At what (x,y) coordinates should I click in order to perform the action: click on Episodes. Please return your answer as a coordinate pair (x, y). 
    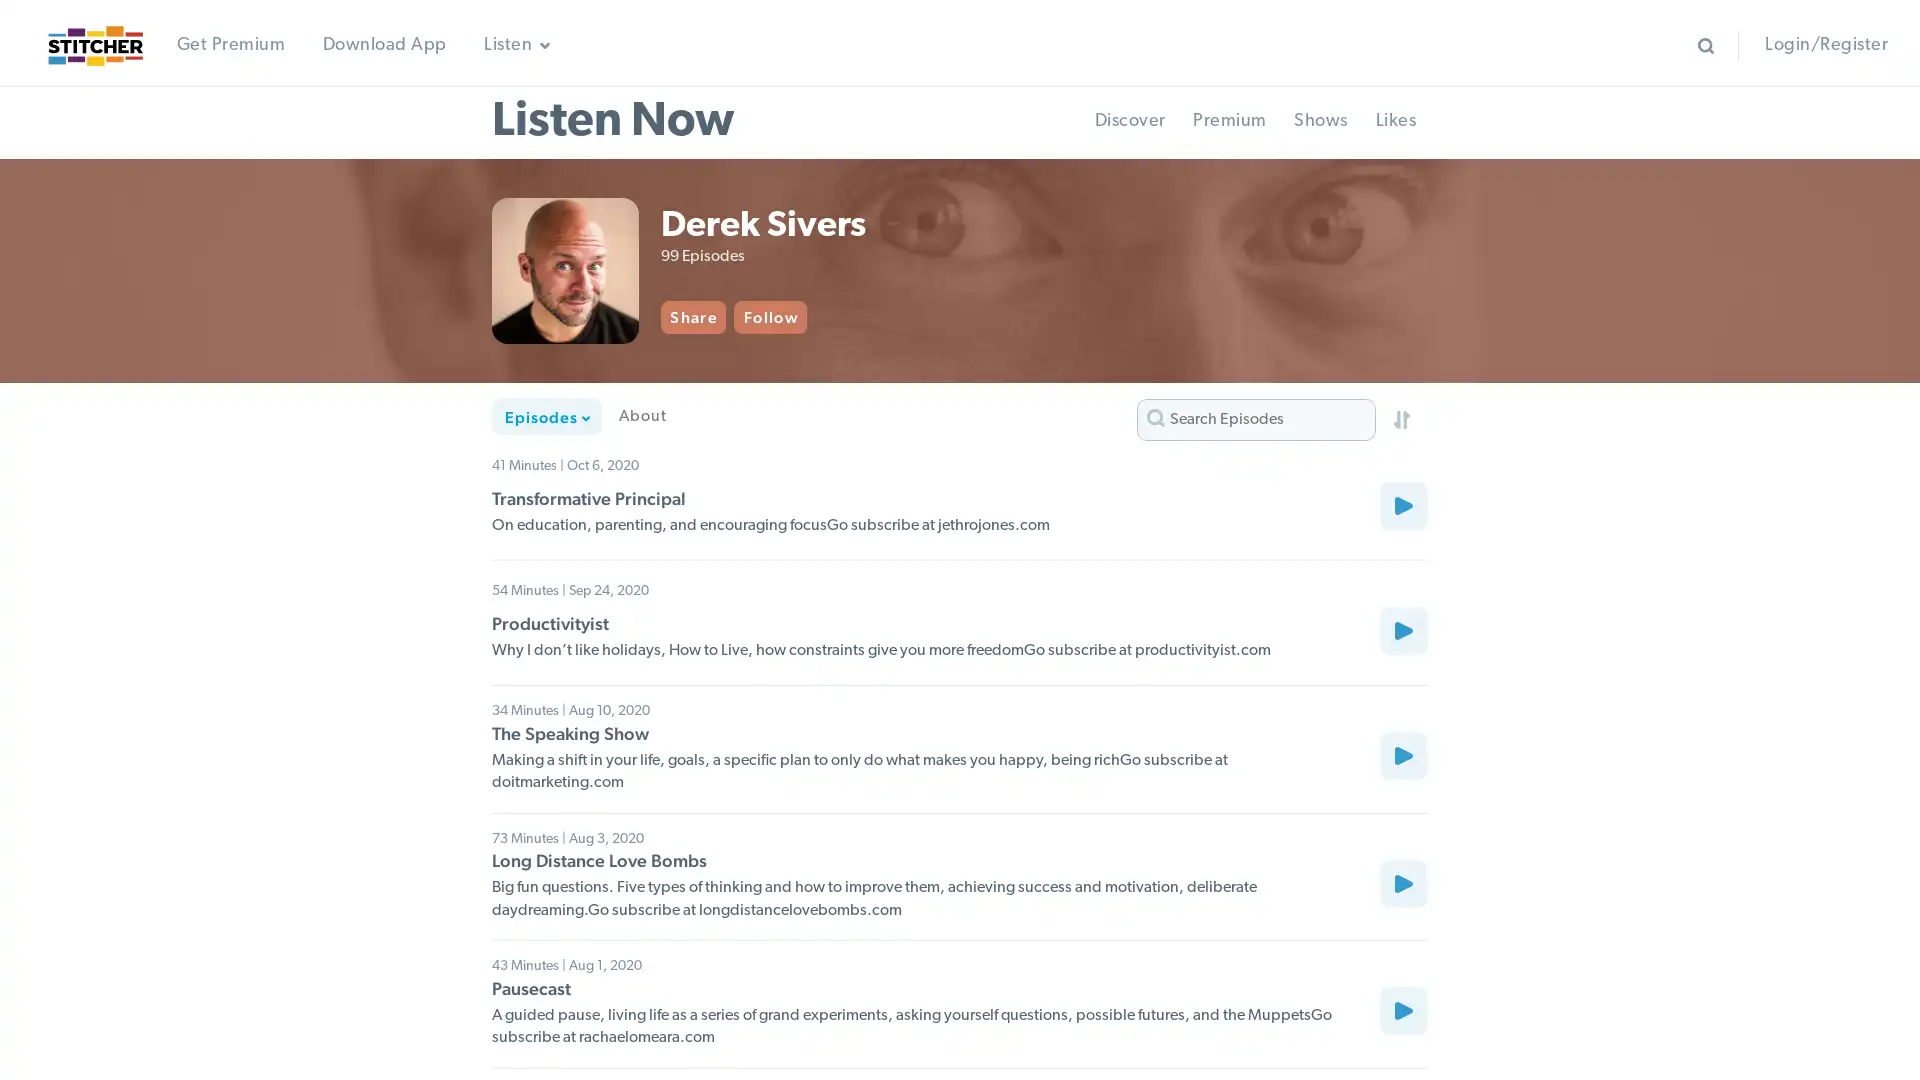
    Looking at the image, I should click on (547, 415).